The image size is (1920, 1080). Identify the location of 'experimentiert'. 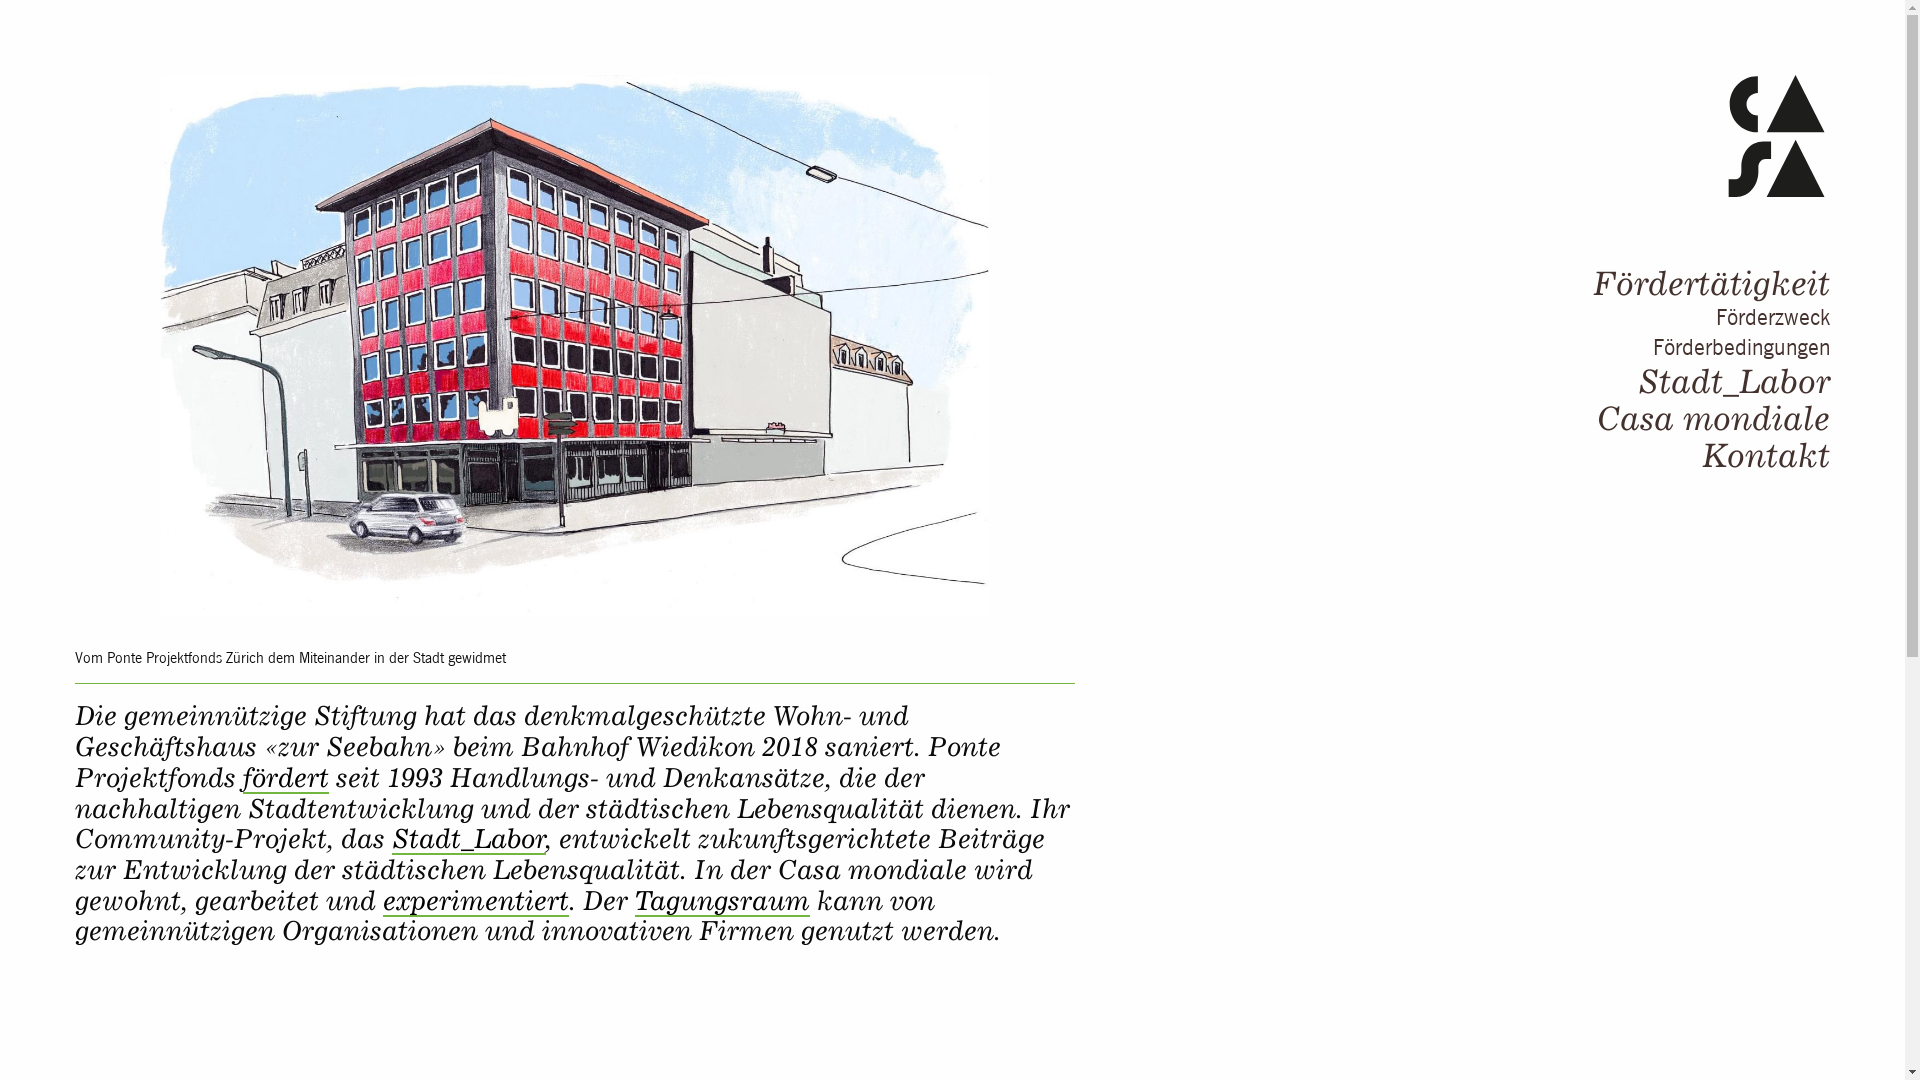
(474, 901).